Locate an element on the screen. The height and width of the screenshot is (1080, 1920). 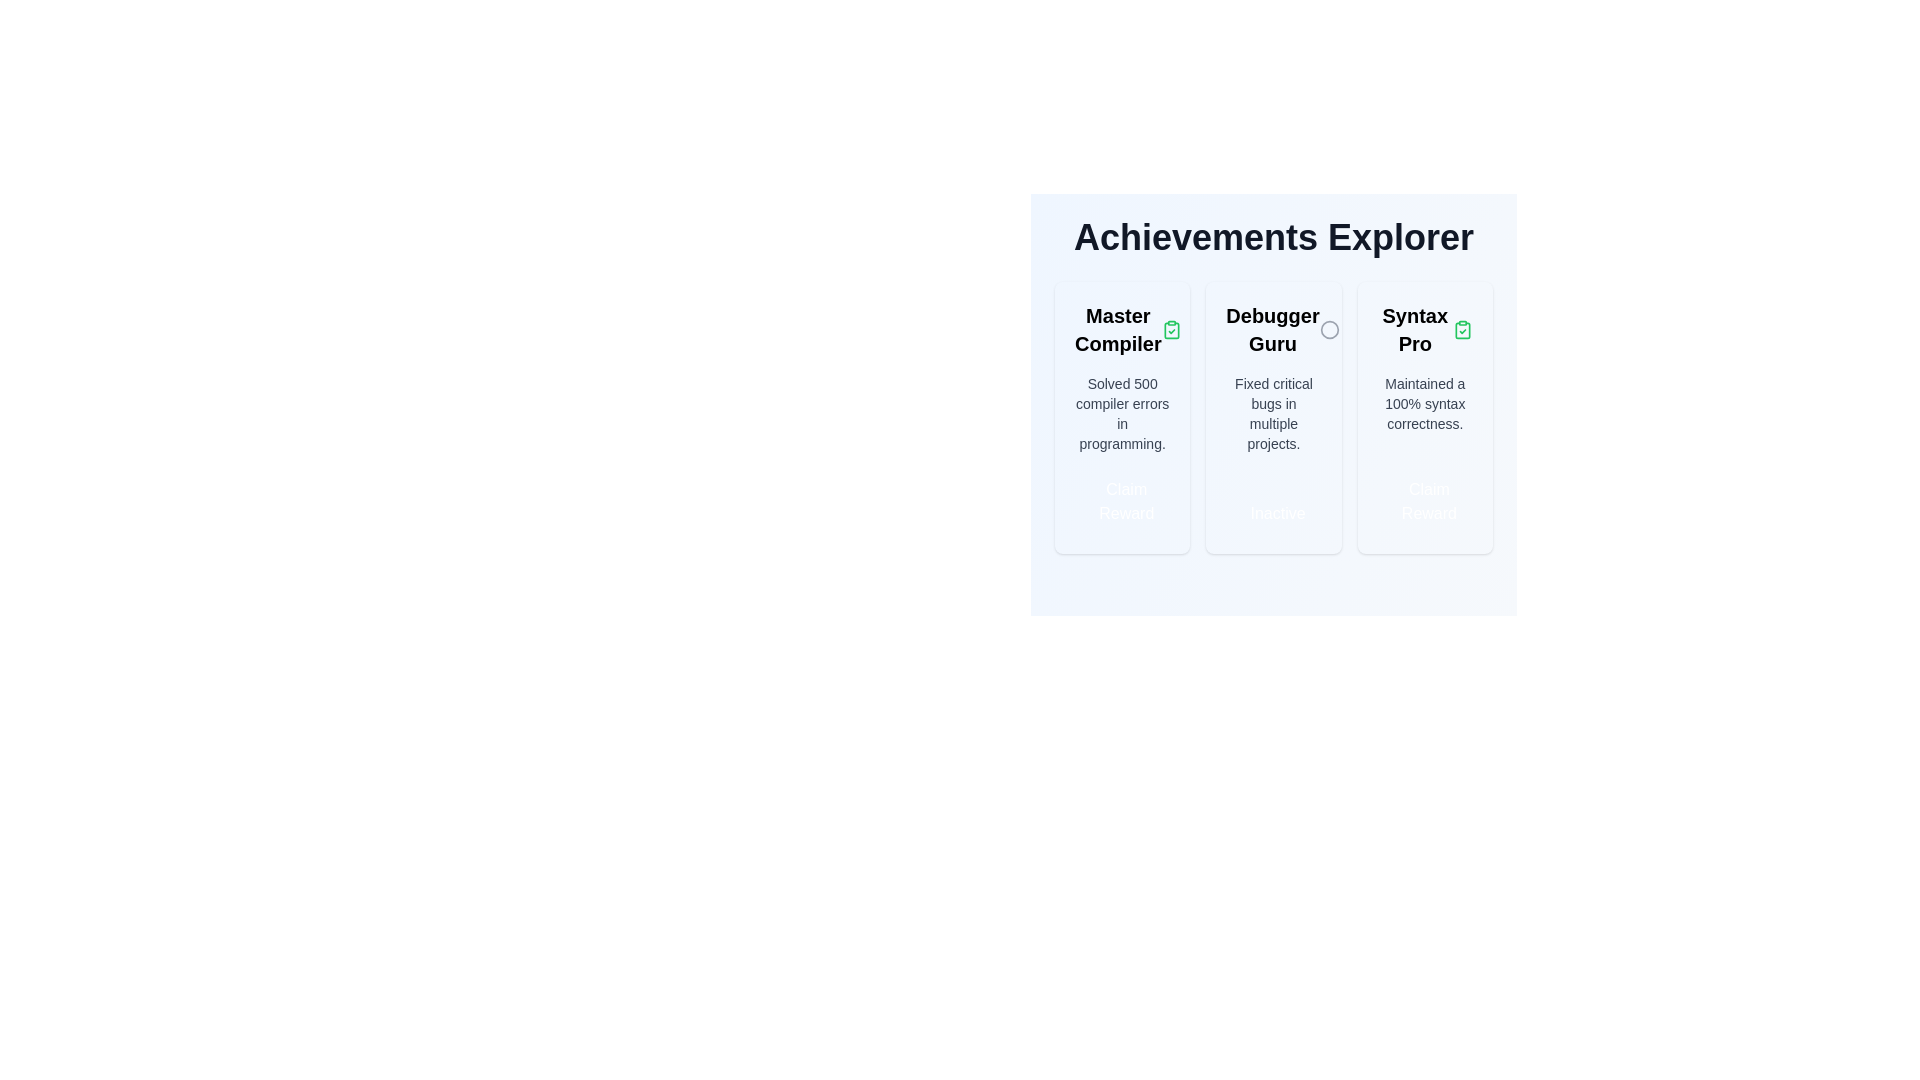
the descriptive text element that provides information about the achievement related to solving 500 compiler errors, located below the 'Master Compiler' title and above the 'Claim Reward' button in the 'Achievements Explorer' section is located at coordinates (1122, 412).